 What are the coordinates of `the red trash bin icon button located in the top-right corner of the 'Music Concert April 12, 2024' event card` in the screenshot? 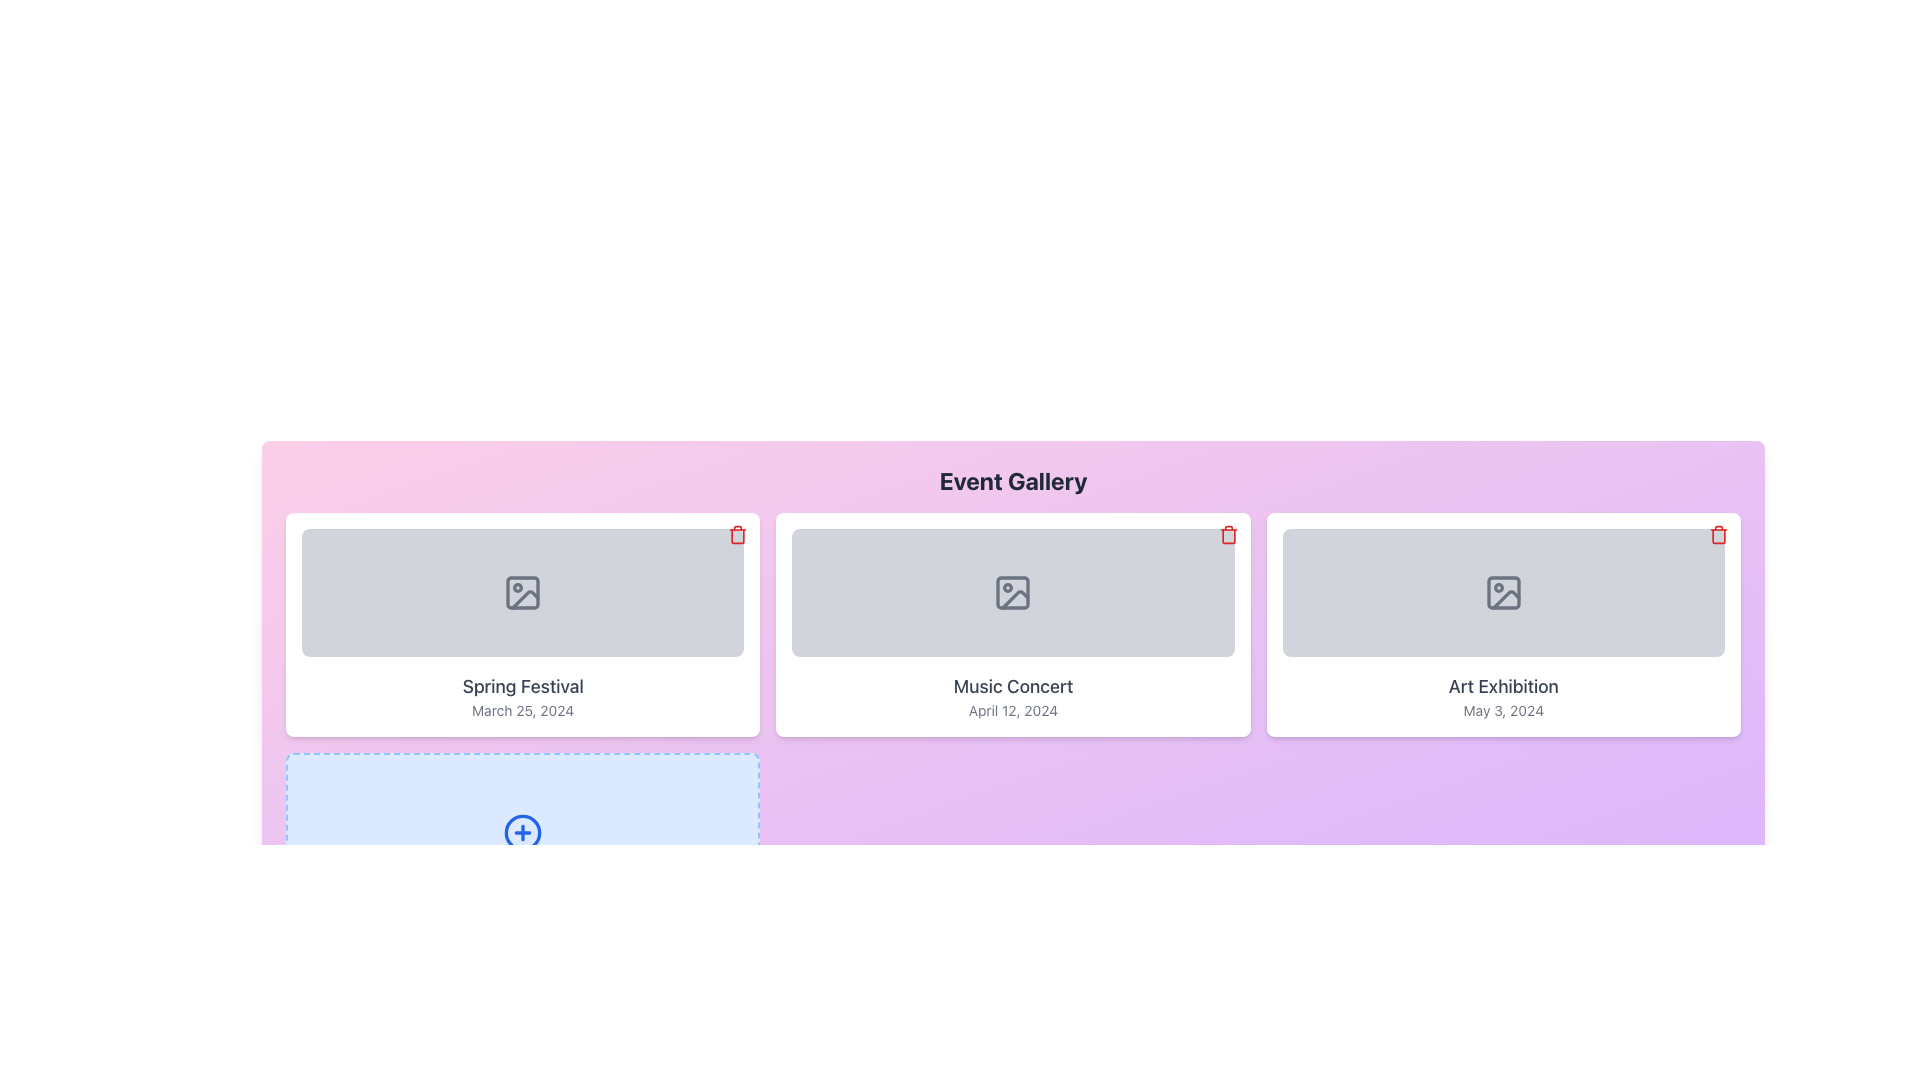 It's located at (1227, 534).